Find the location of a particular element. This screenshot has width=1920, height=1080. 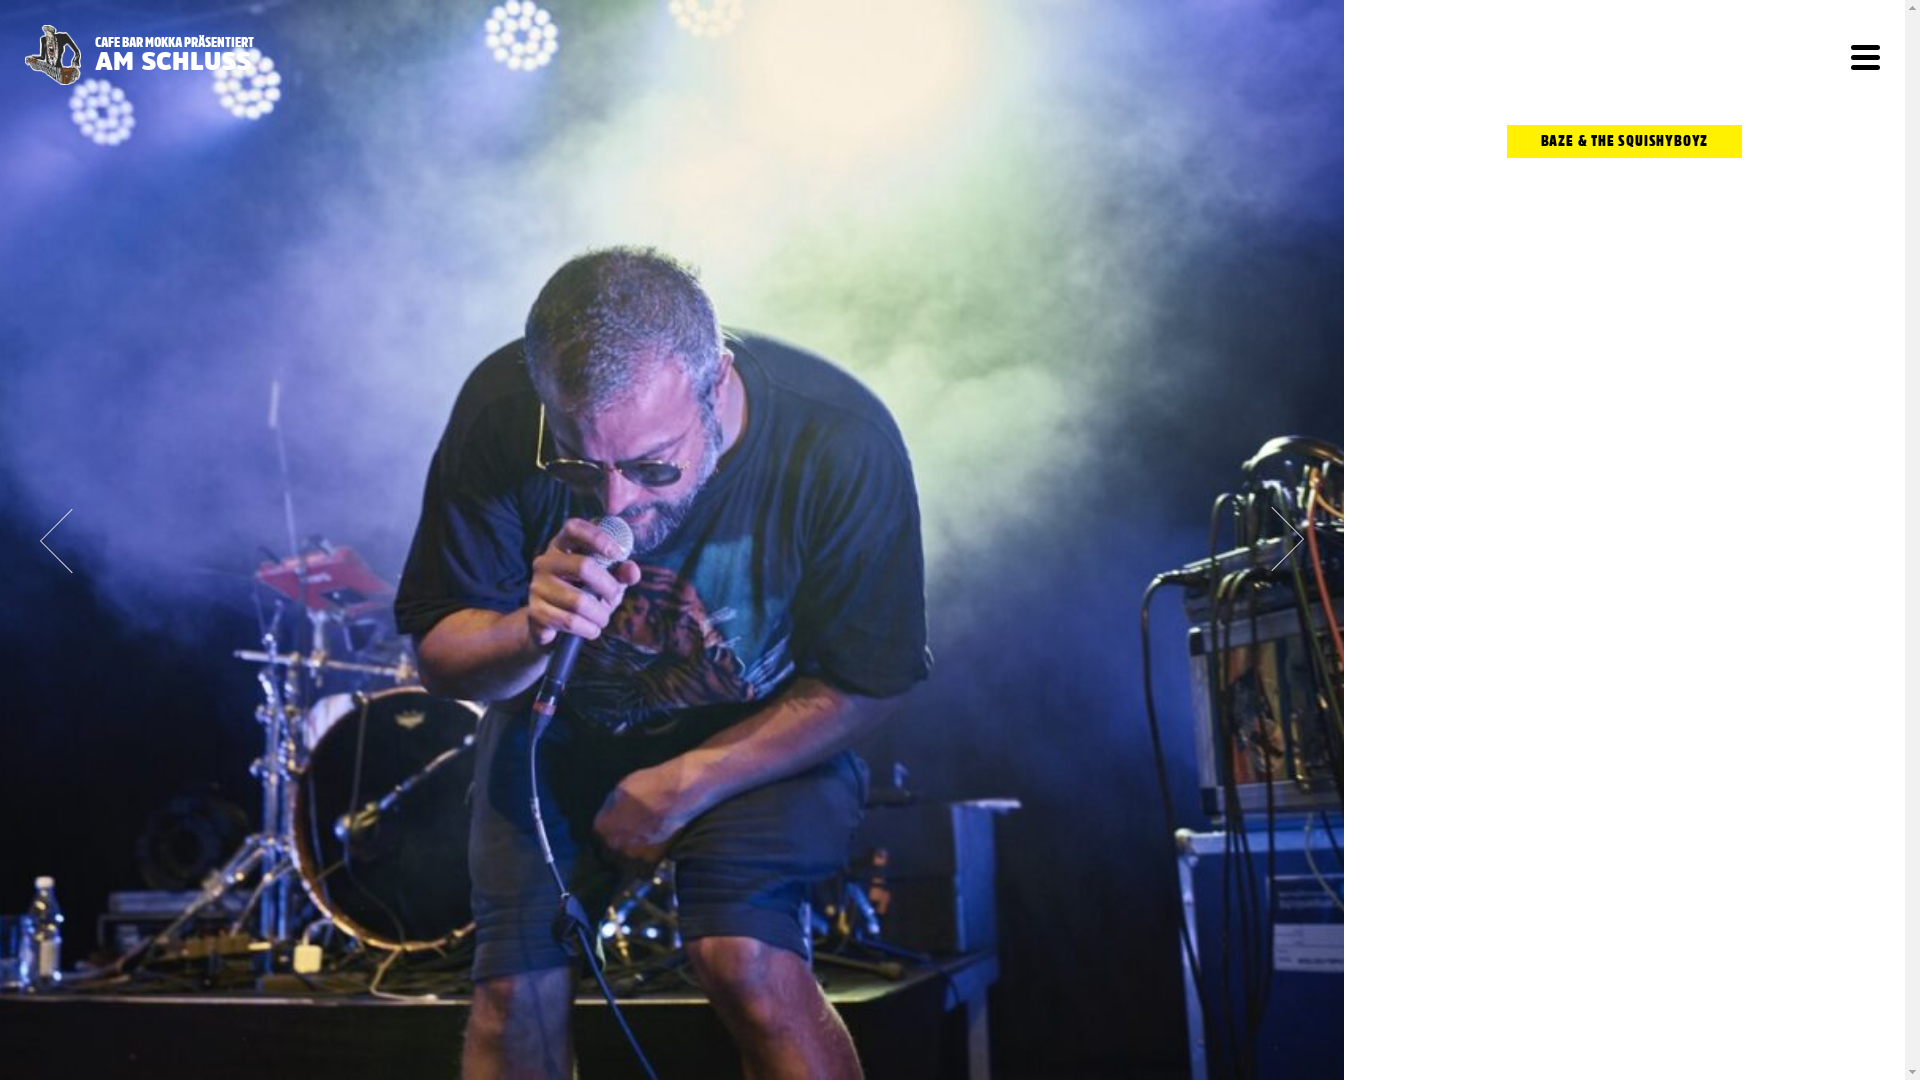

'BAZE & THE SQUISHYBOYZ' is located at coordinates (1507, 140).